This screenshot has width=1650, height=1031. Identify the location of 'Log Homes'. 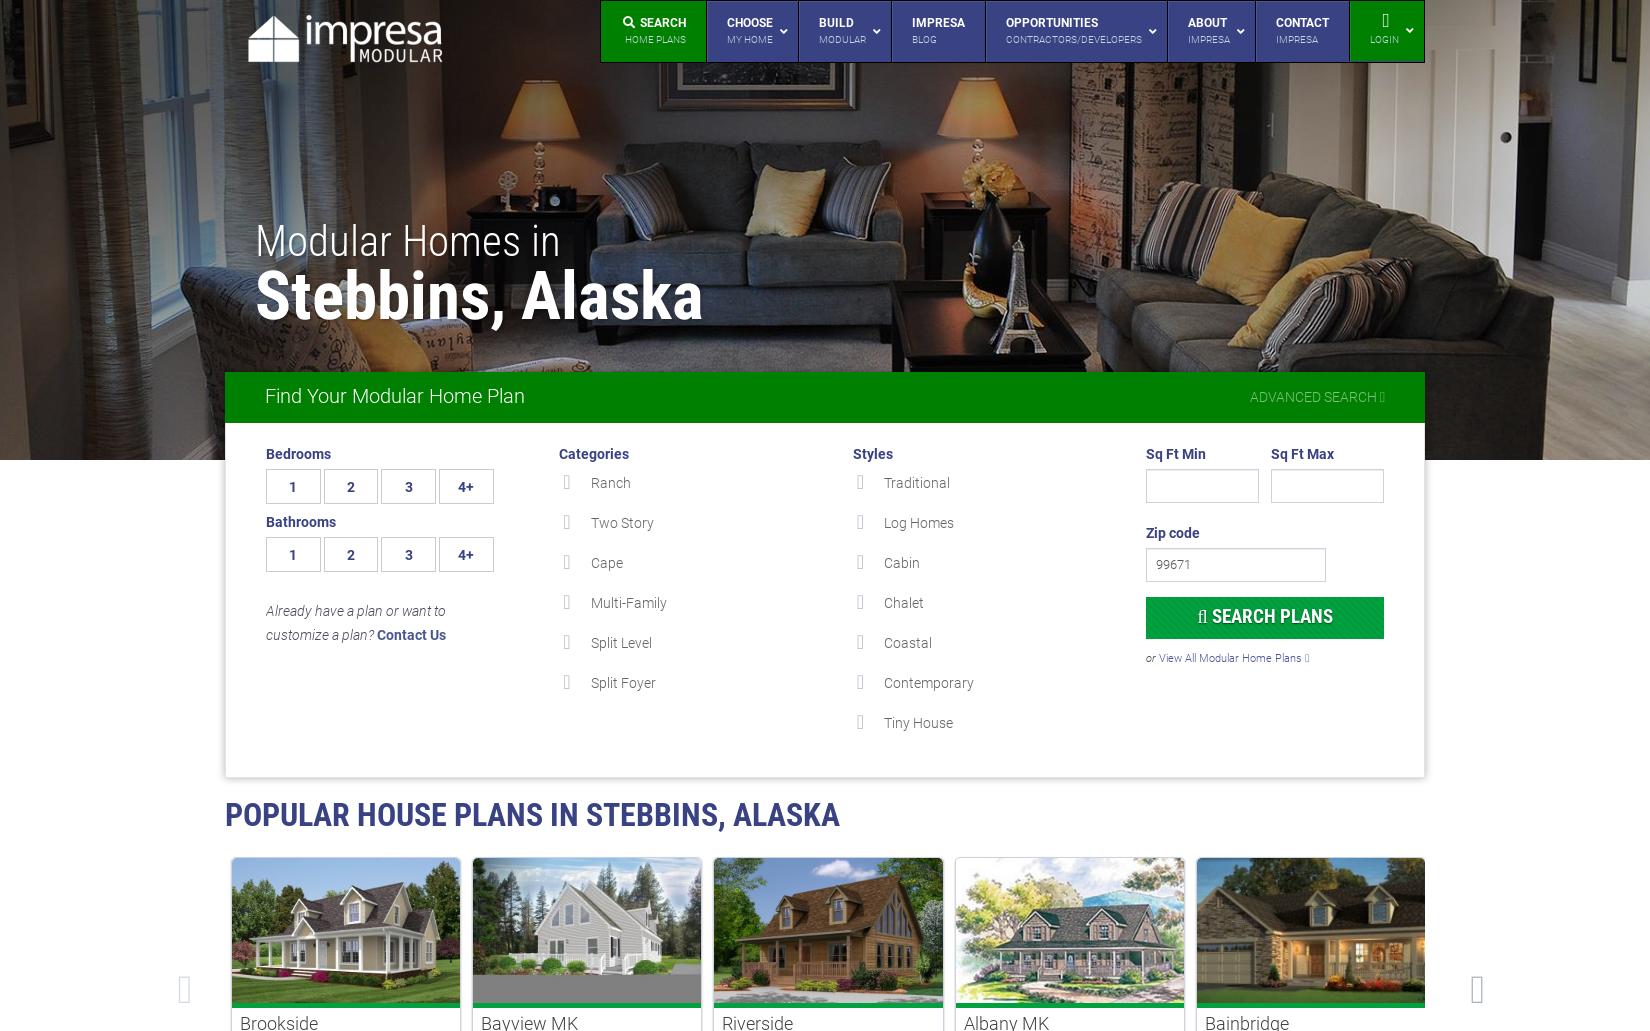
(919, 522).